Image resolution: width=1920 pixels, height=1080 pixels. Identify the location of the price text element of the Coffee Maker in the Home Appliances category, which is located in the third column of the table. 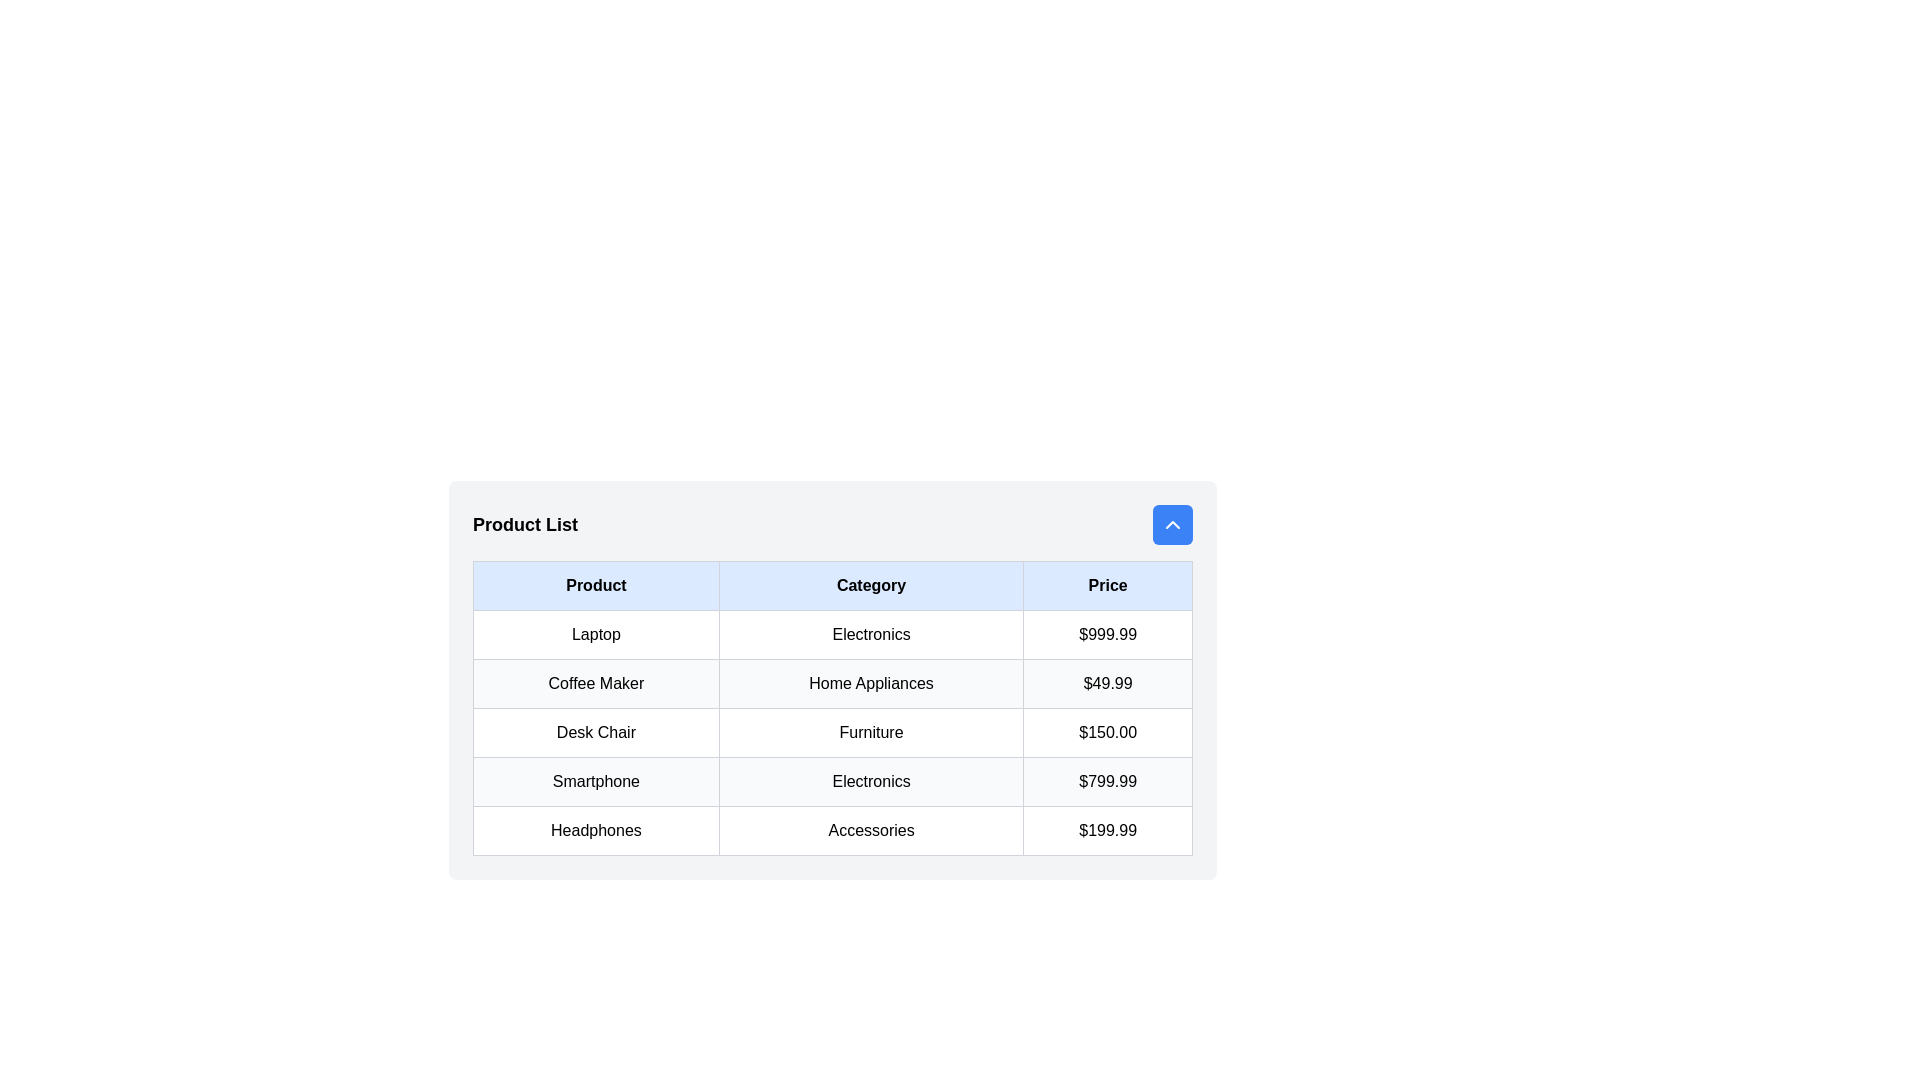
(1107, 682).